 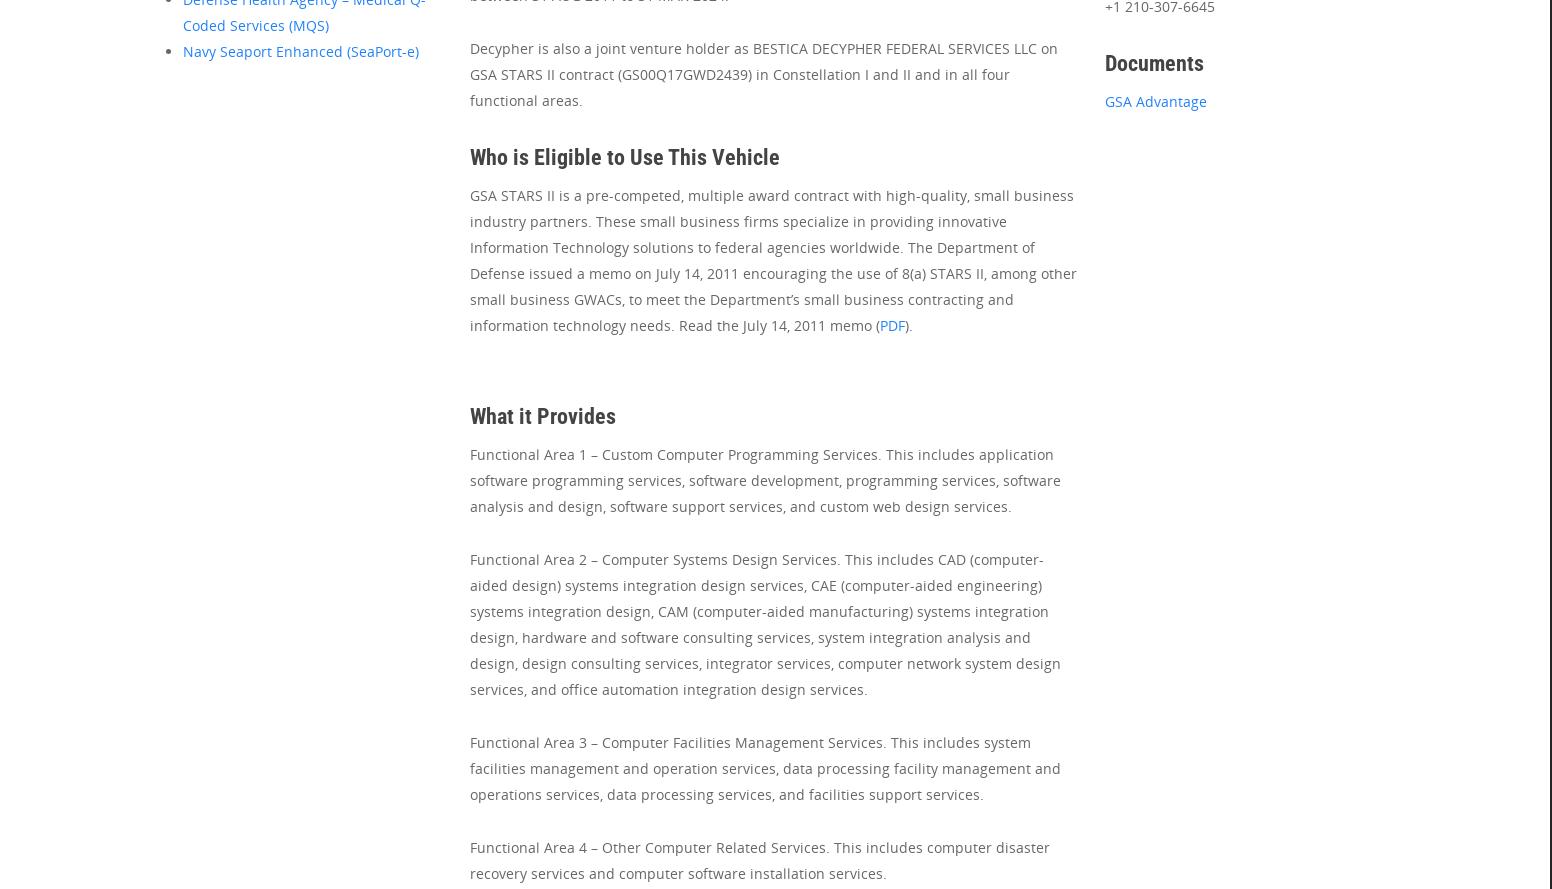 I want to click on 'PDF', so click(x=892, y=324).